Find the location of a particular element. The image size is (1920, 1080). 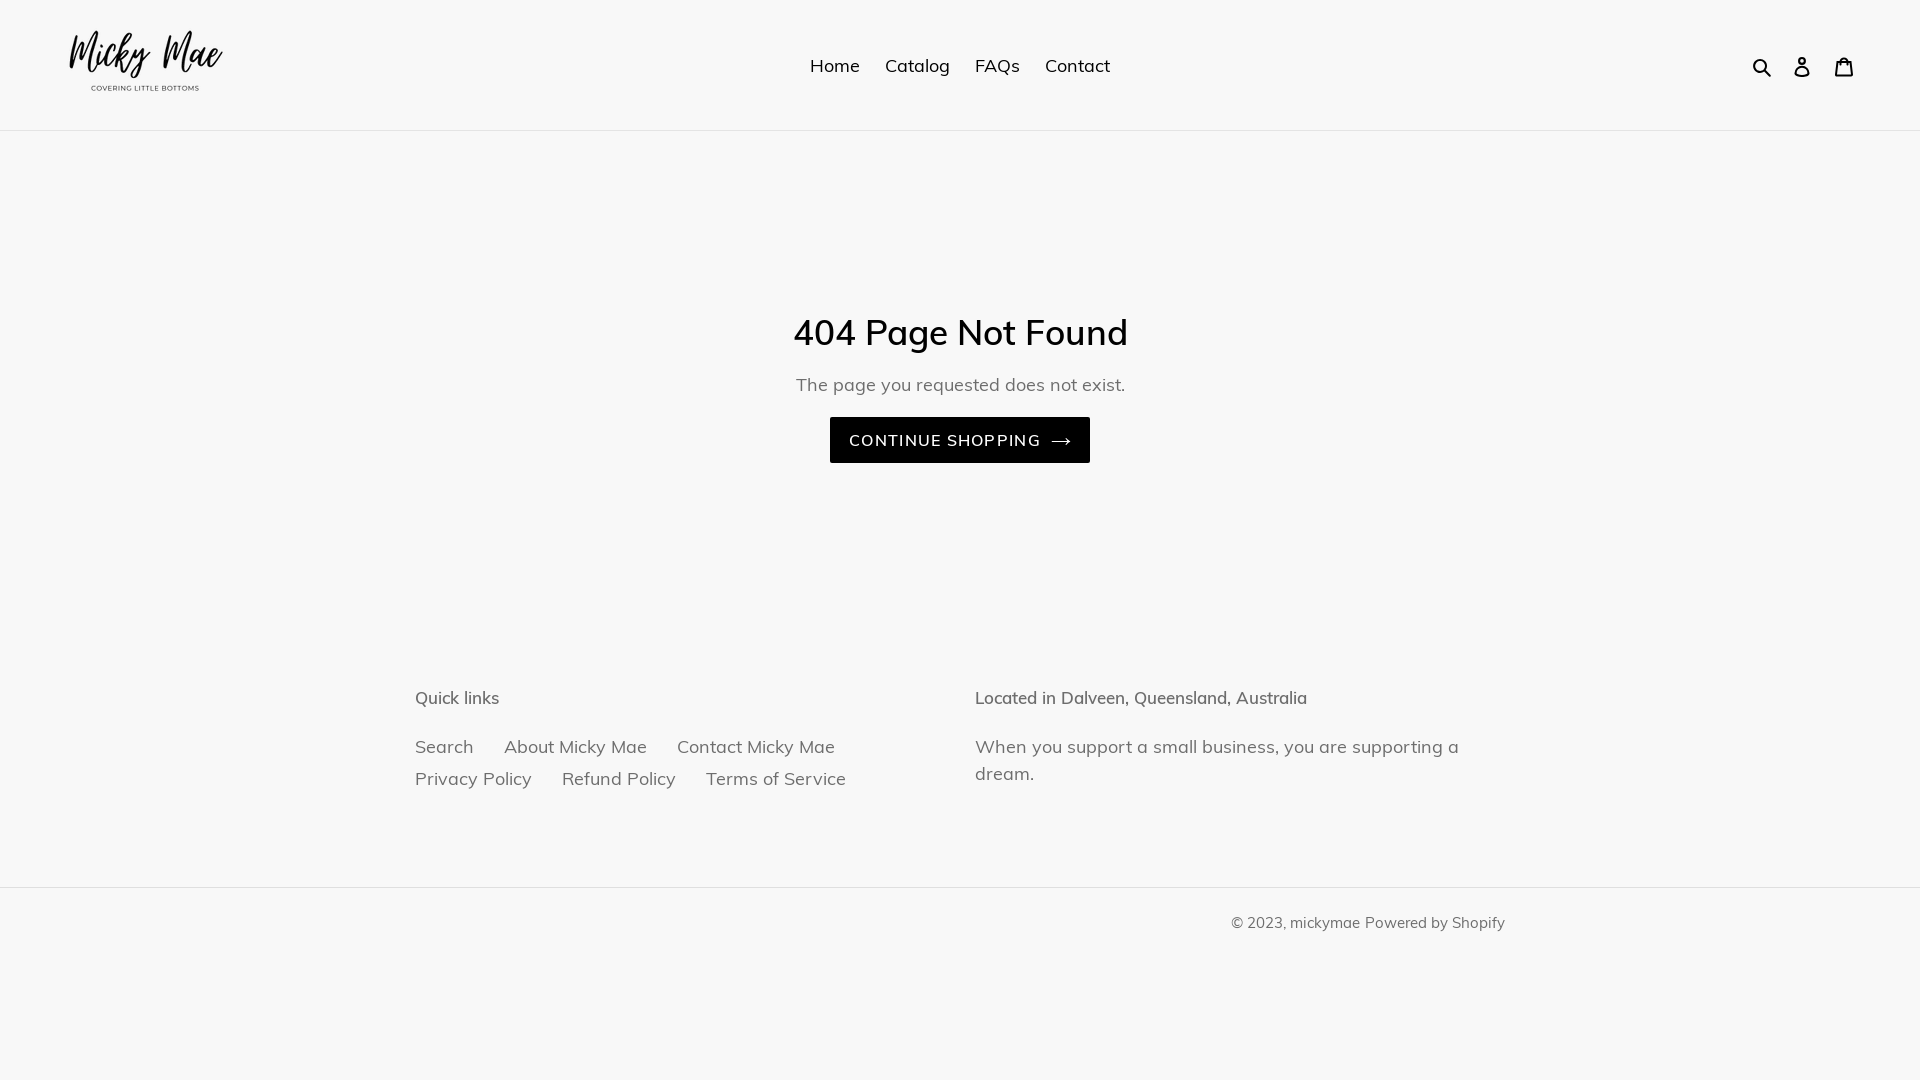

'Powered by Shopify' is located at coordinates (1434, 922).